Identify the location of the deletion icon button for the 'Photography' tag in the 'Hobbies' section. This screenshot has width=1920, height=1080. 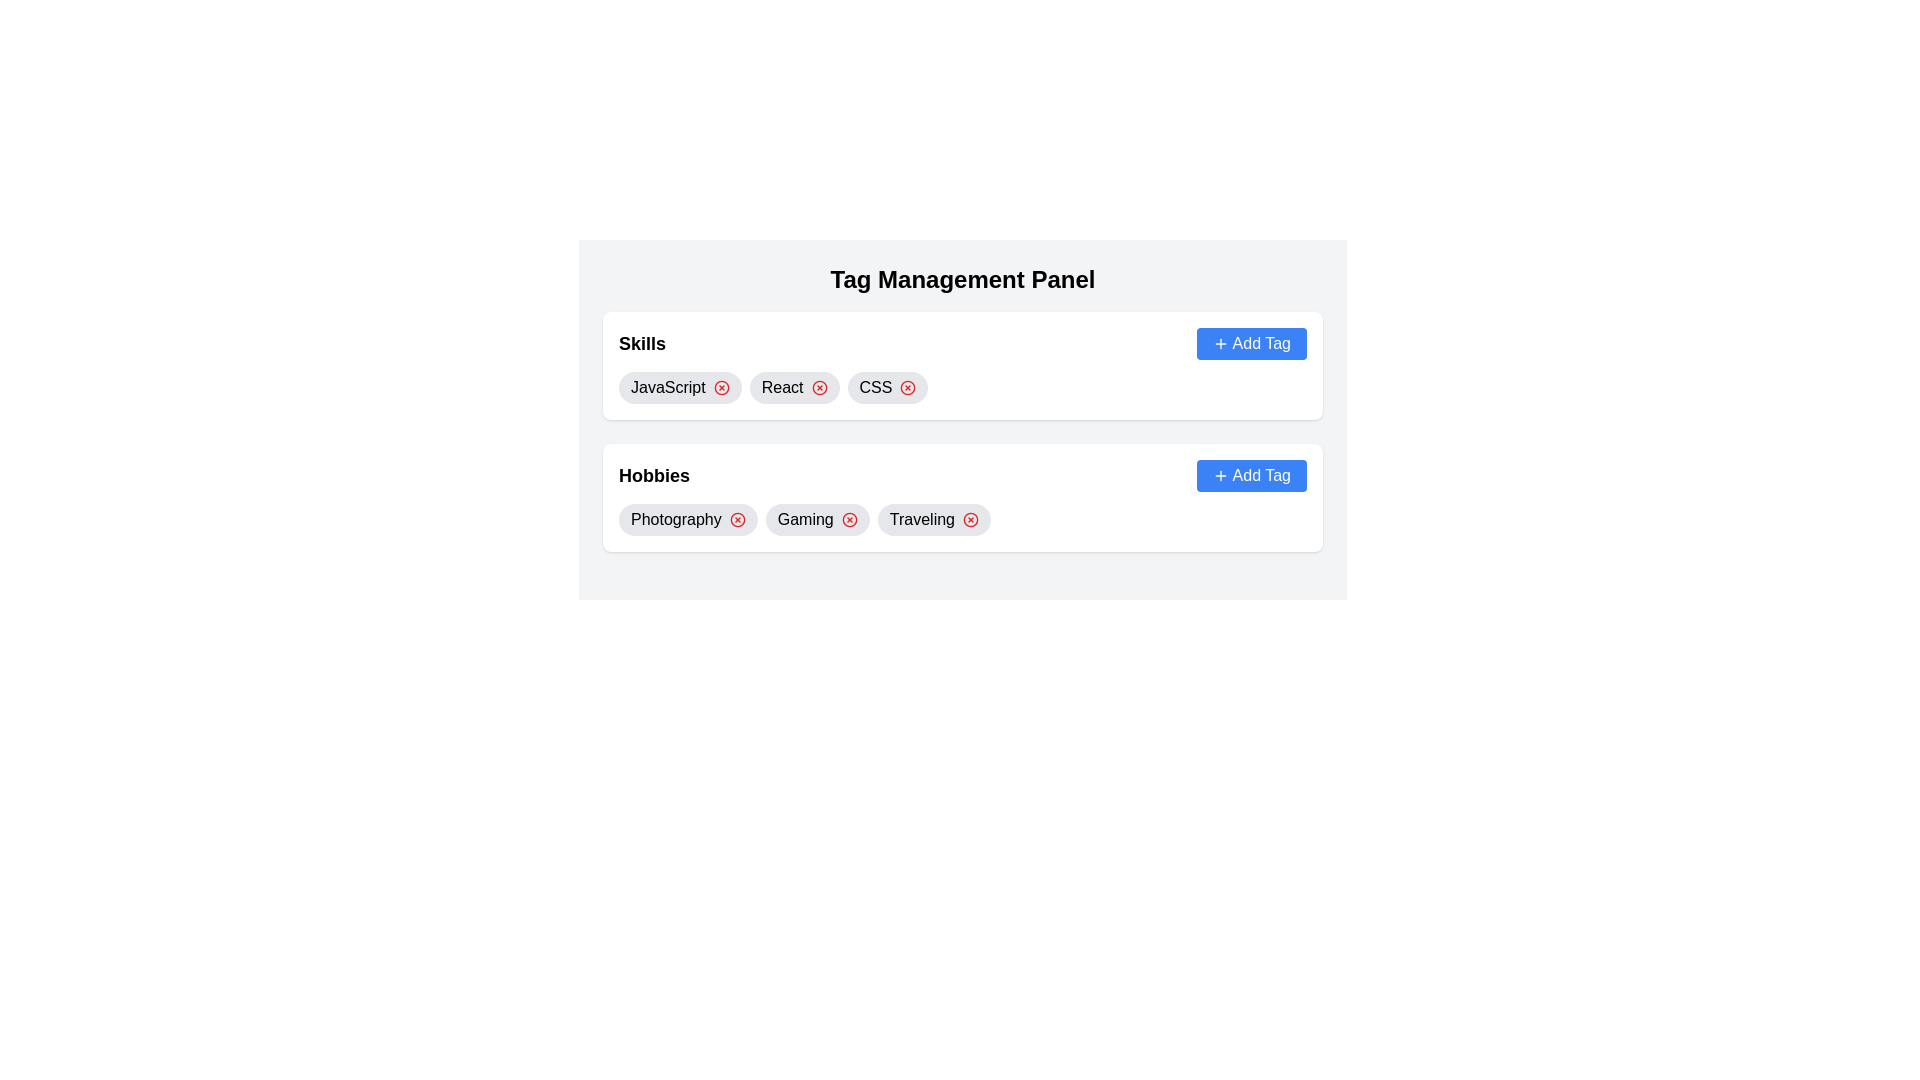
(736, 519).